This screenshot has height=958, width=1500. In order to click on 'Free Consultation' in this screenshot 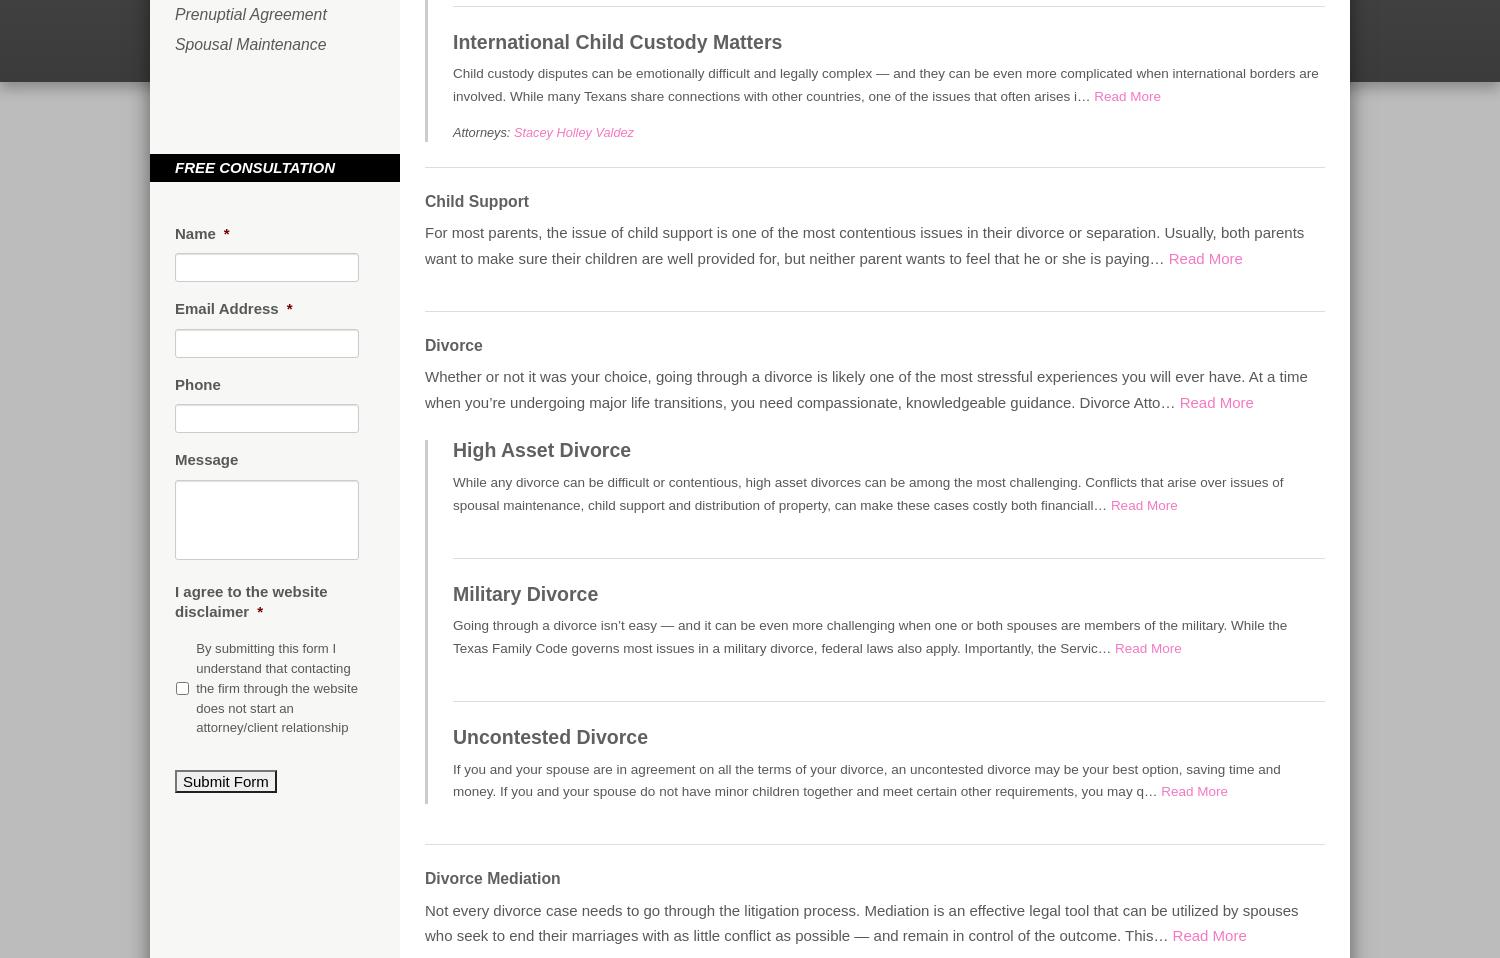, I will do `click(255, 166)`.